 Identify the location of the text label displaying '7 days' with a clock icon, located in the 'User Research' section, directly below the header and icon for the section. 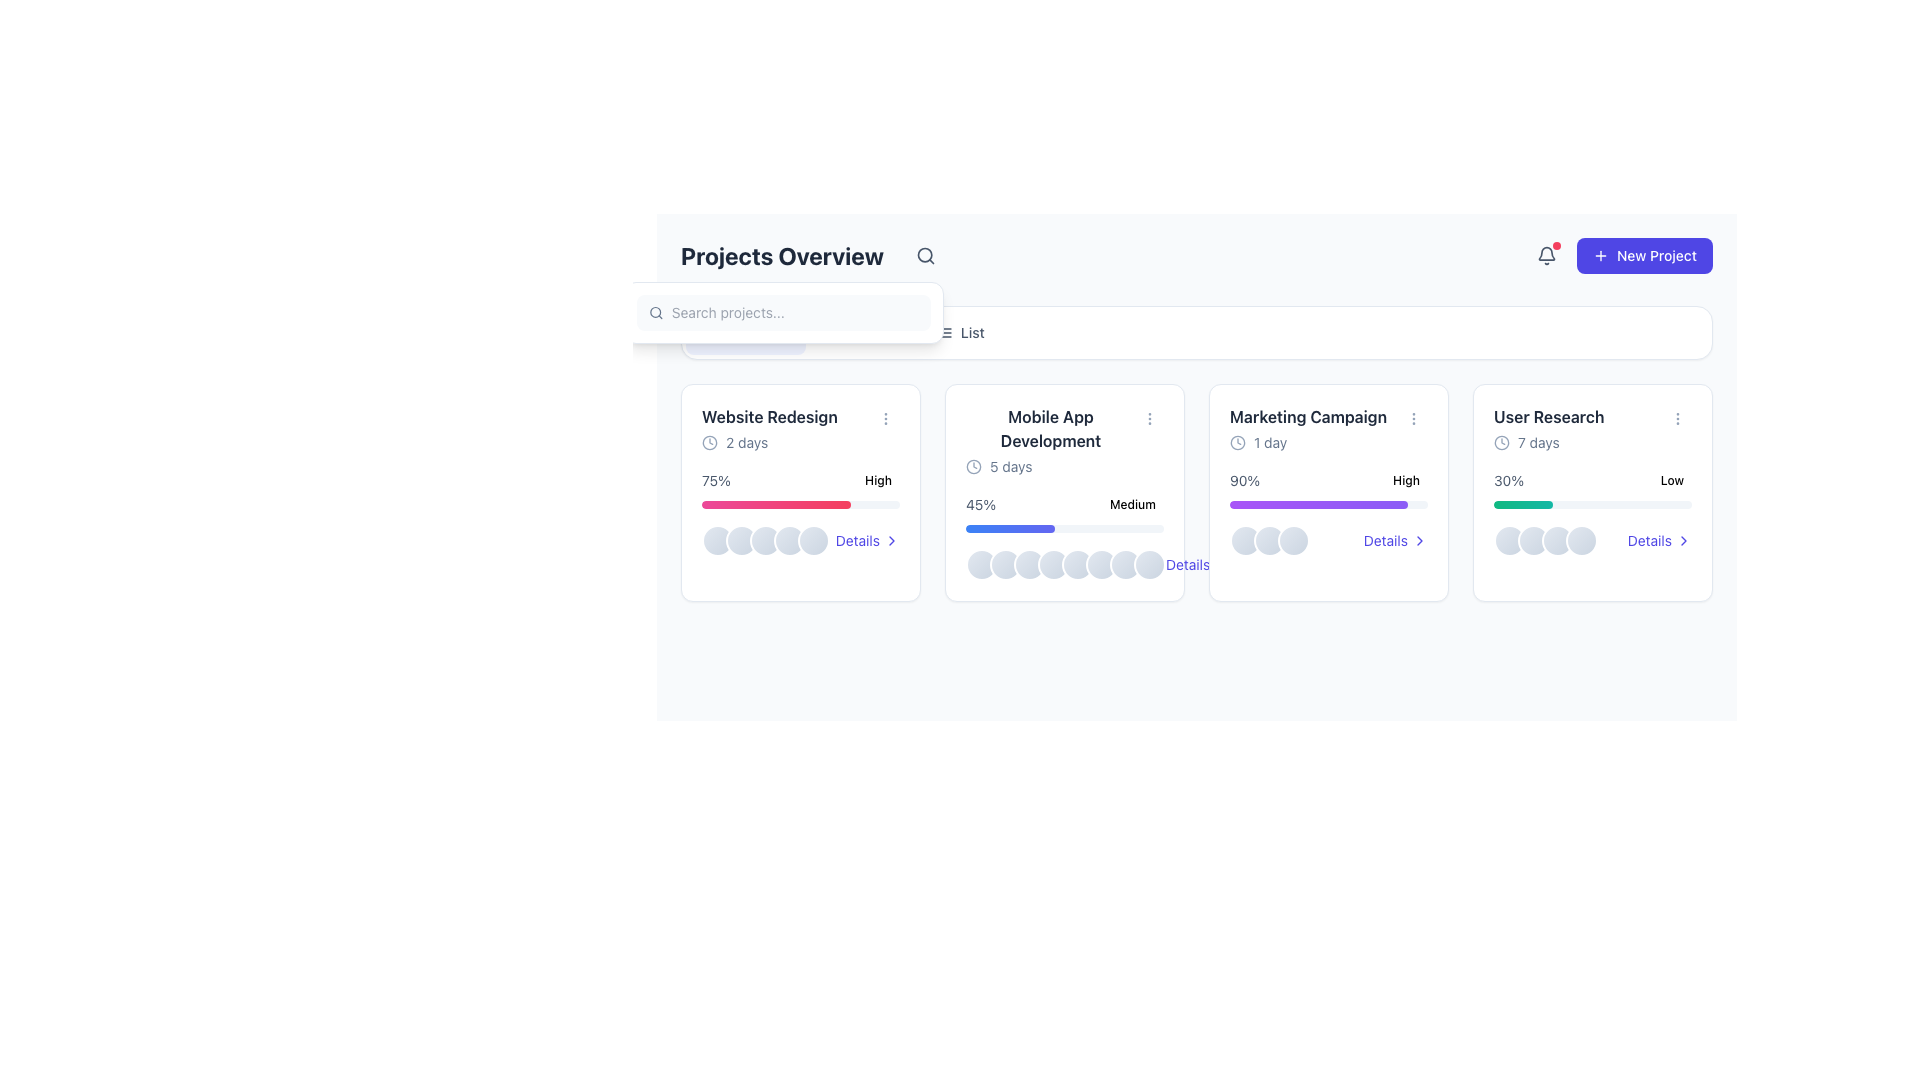
(1548, 442).